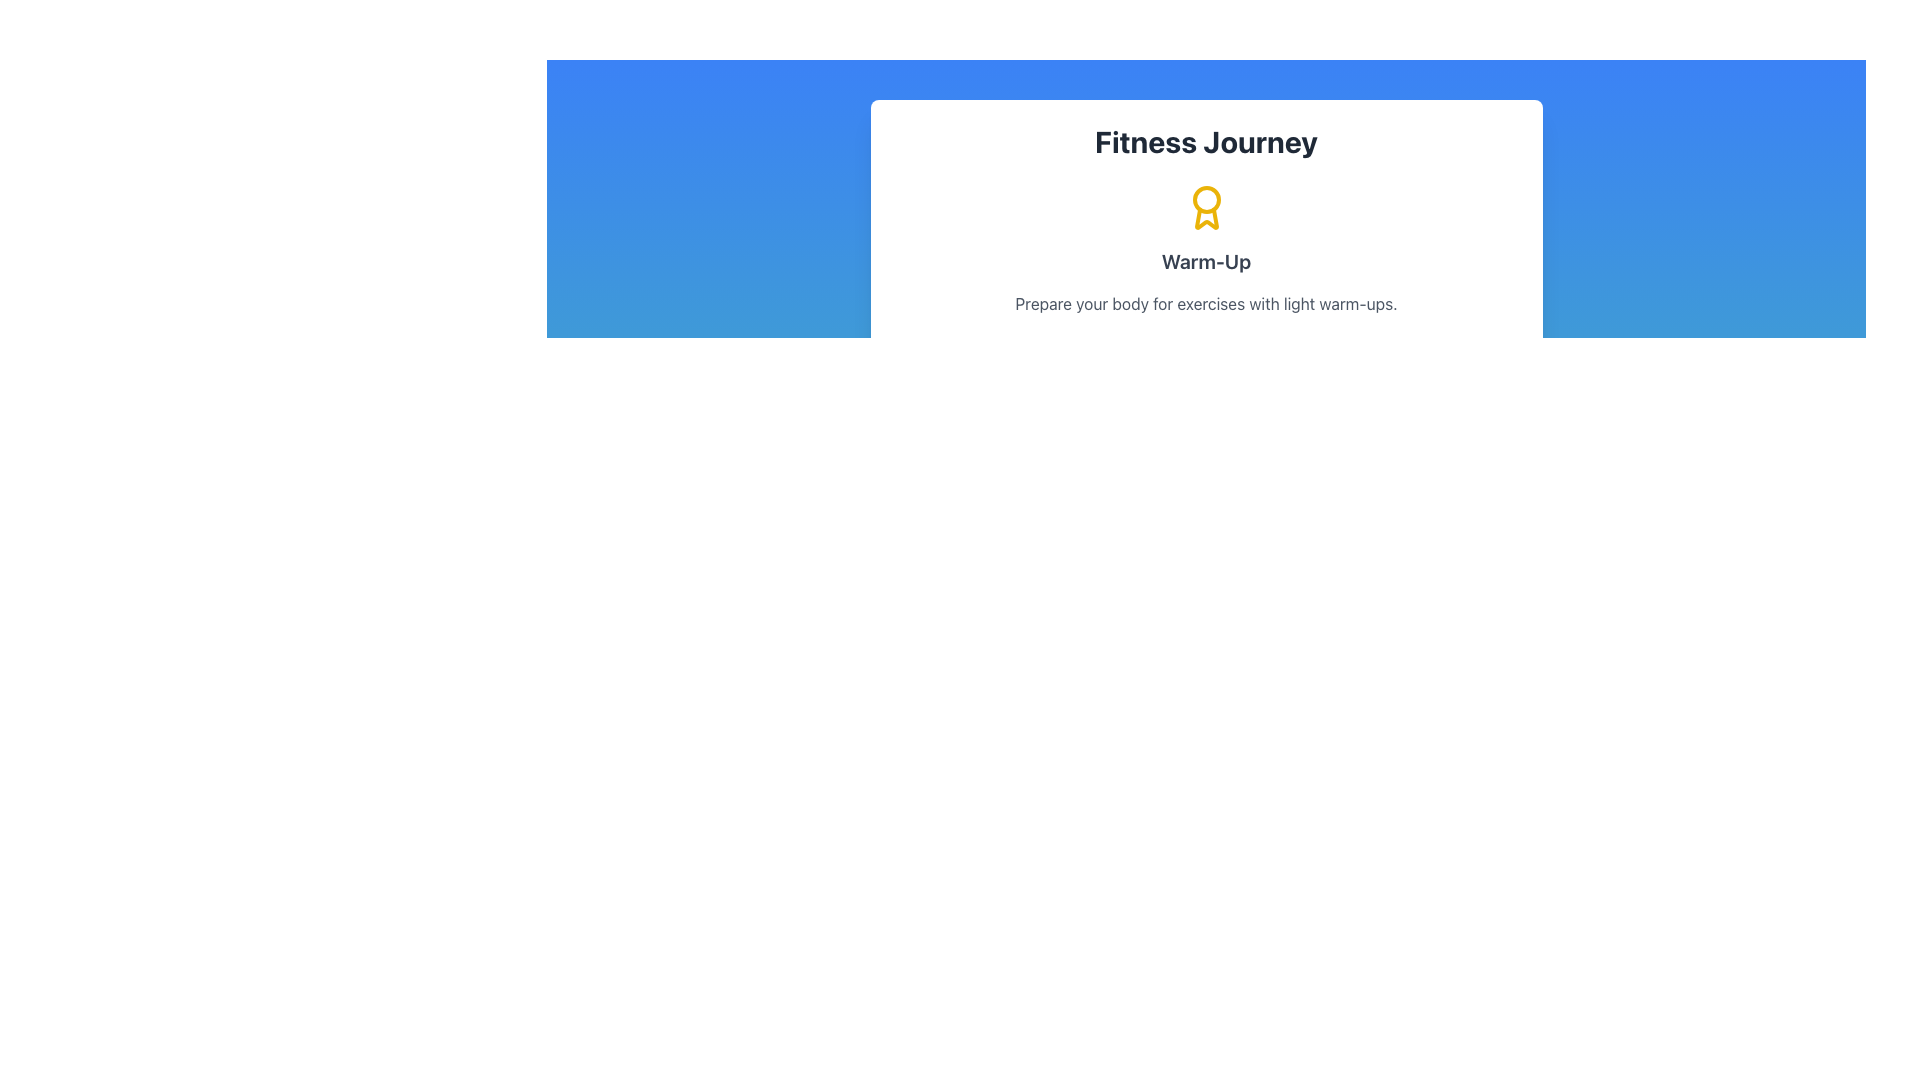  Describe the element at coordinates (1205, 304) in the screenshot. I see `the descriptive text that reads 'Prepare your body for exercises with light warm-ups.' located directly below the title 'Warm-Up.'` at that location.